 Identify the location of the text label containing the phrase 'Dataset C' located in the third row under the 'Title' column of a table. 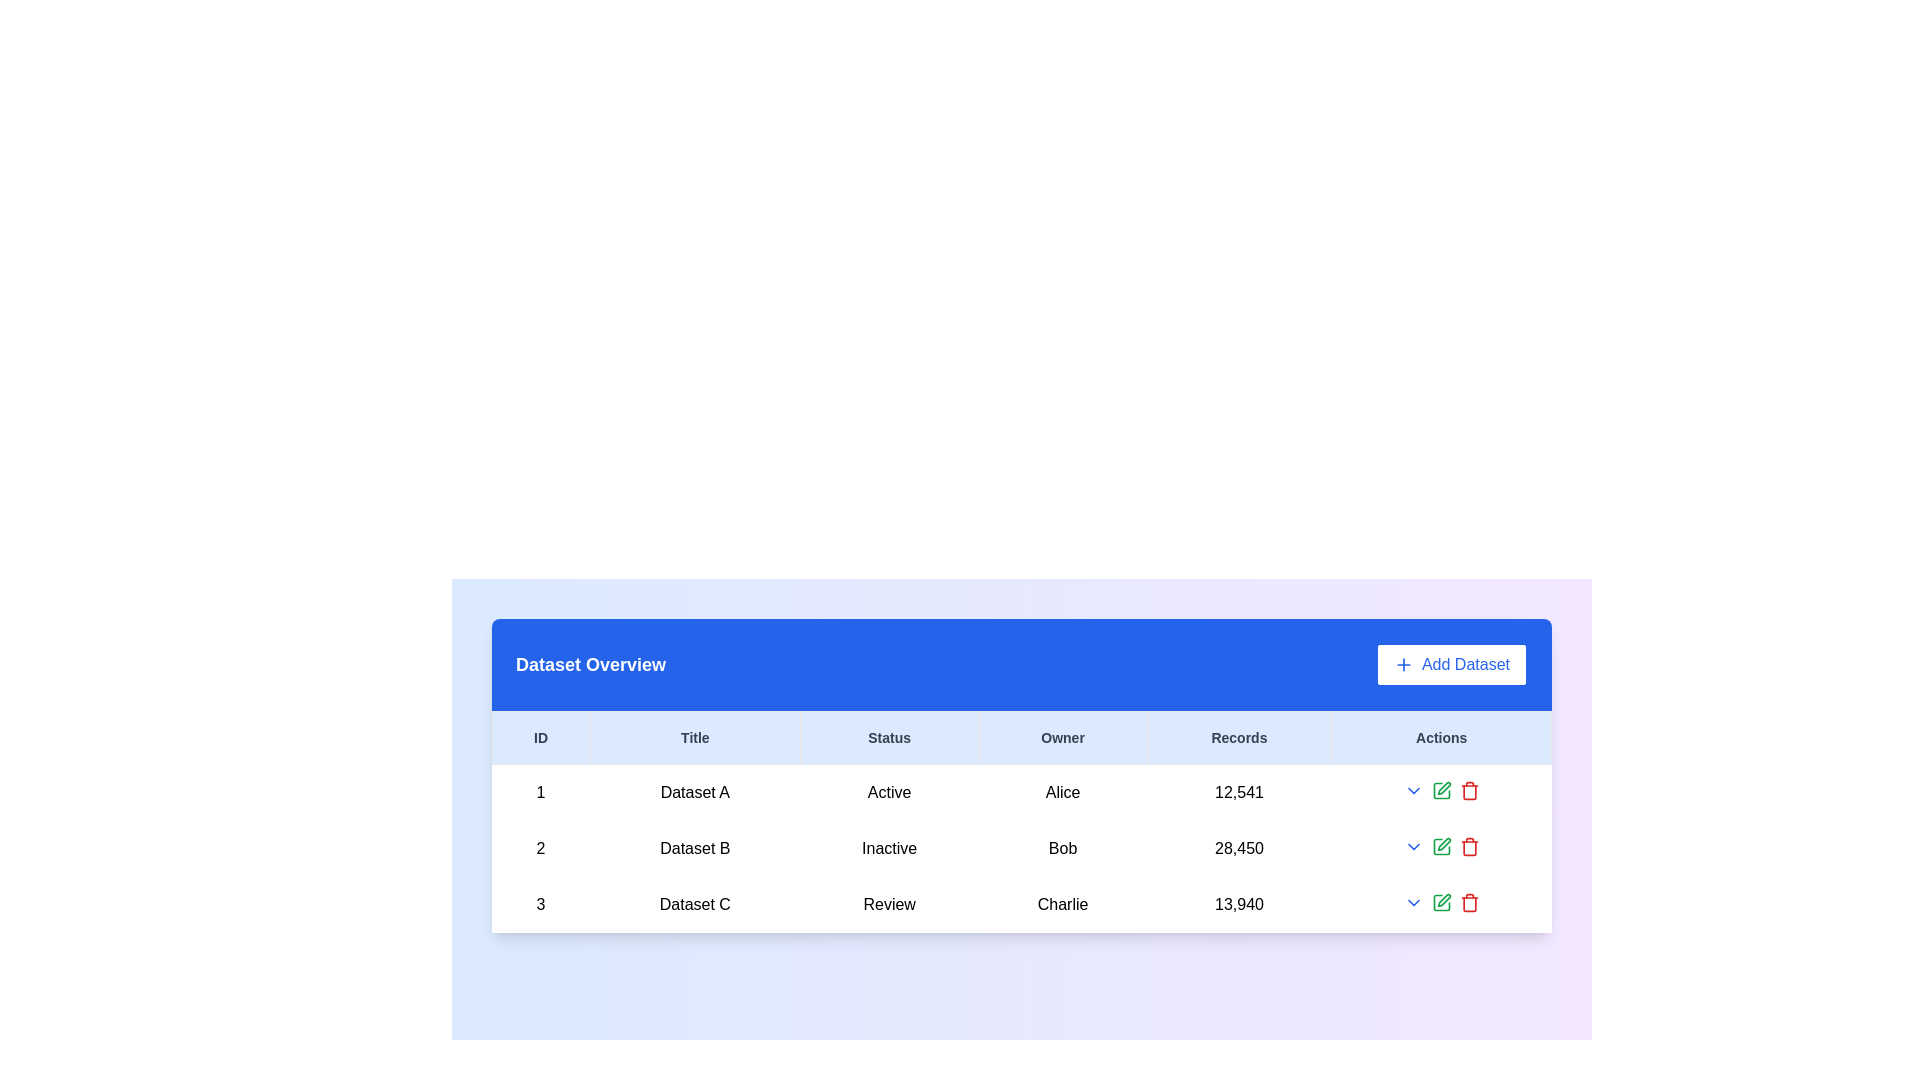
(695, 905).